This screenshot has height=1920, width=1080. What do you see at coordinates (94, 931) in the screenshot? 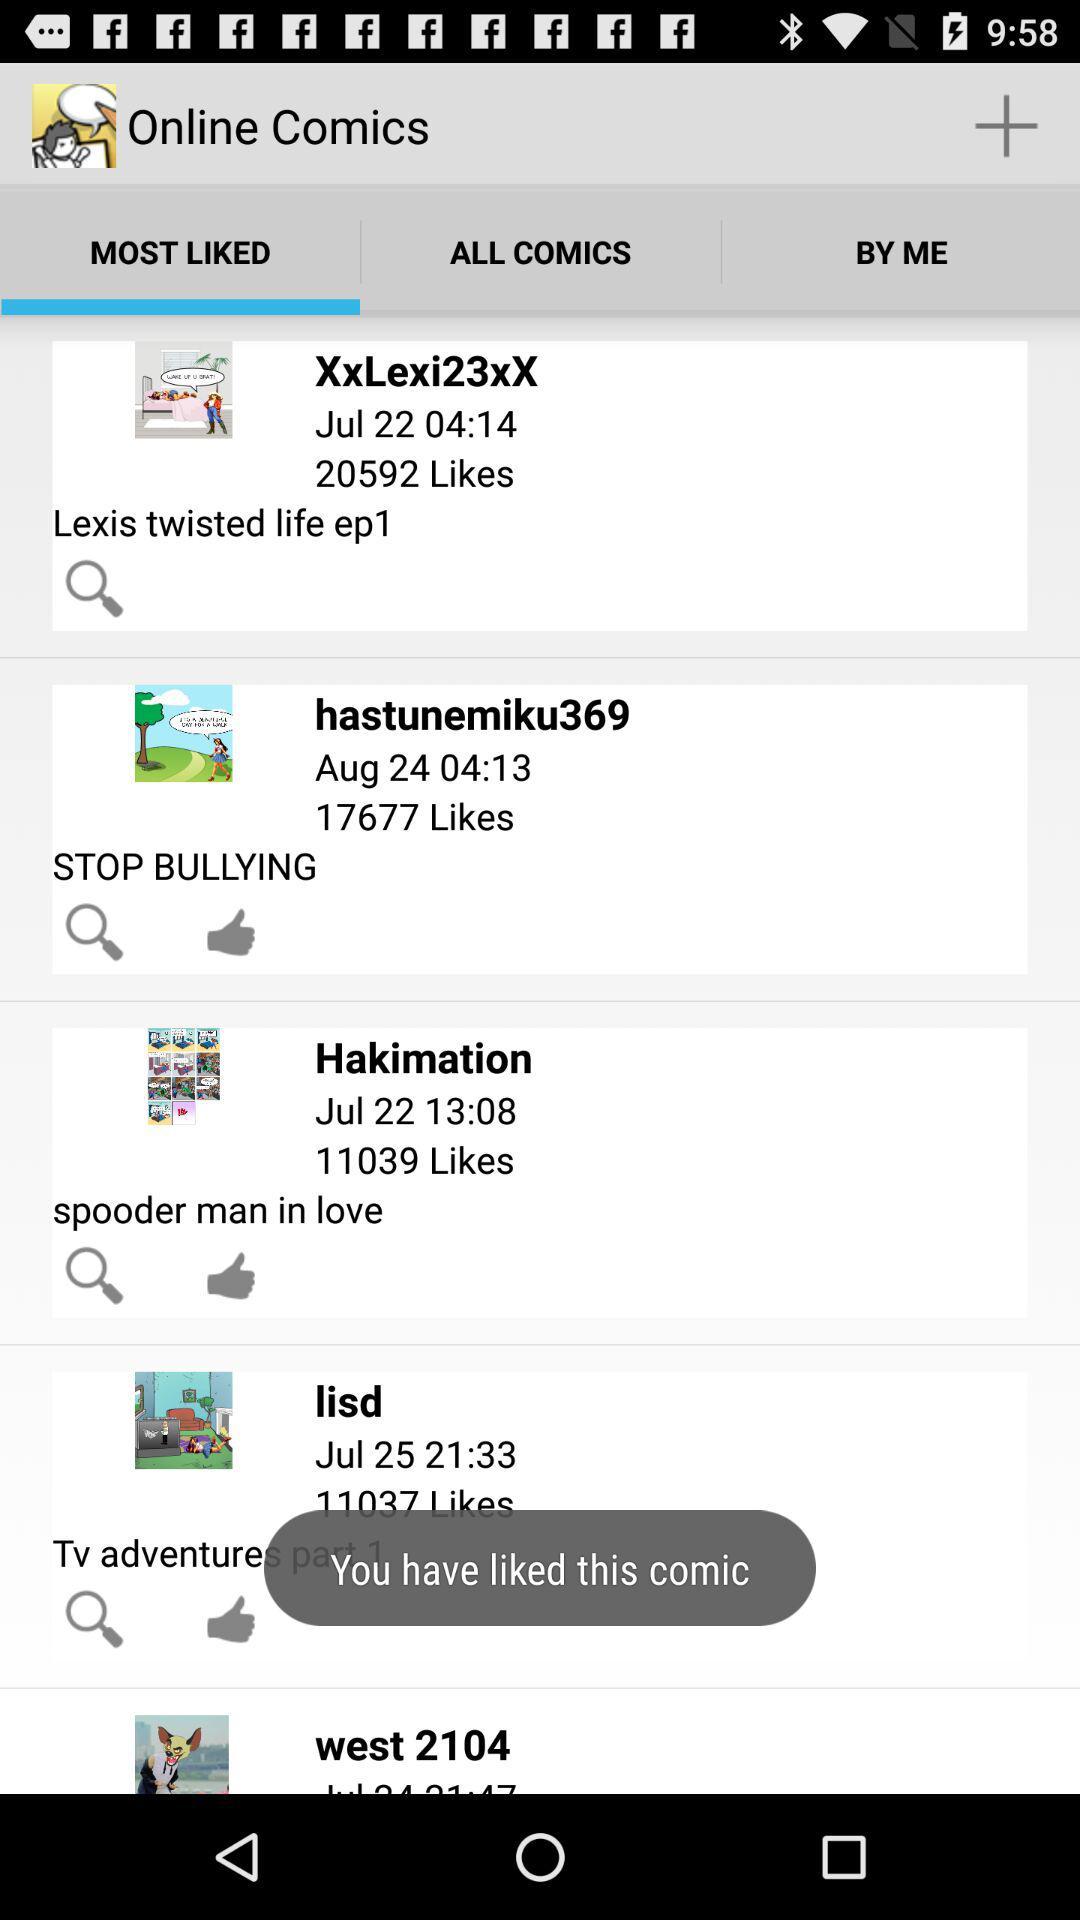
I see `search` at bounding box center [94, 931].